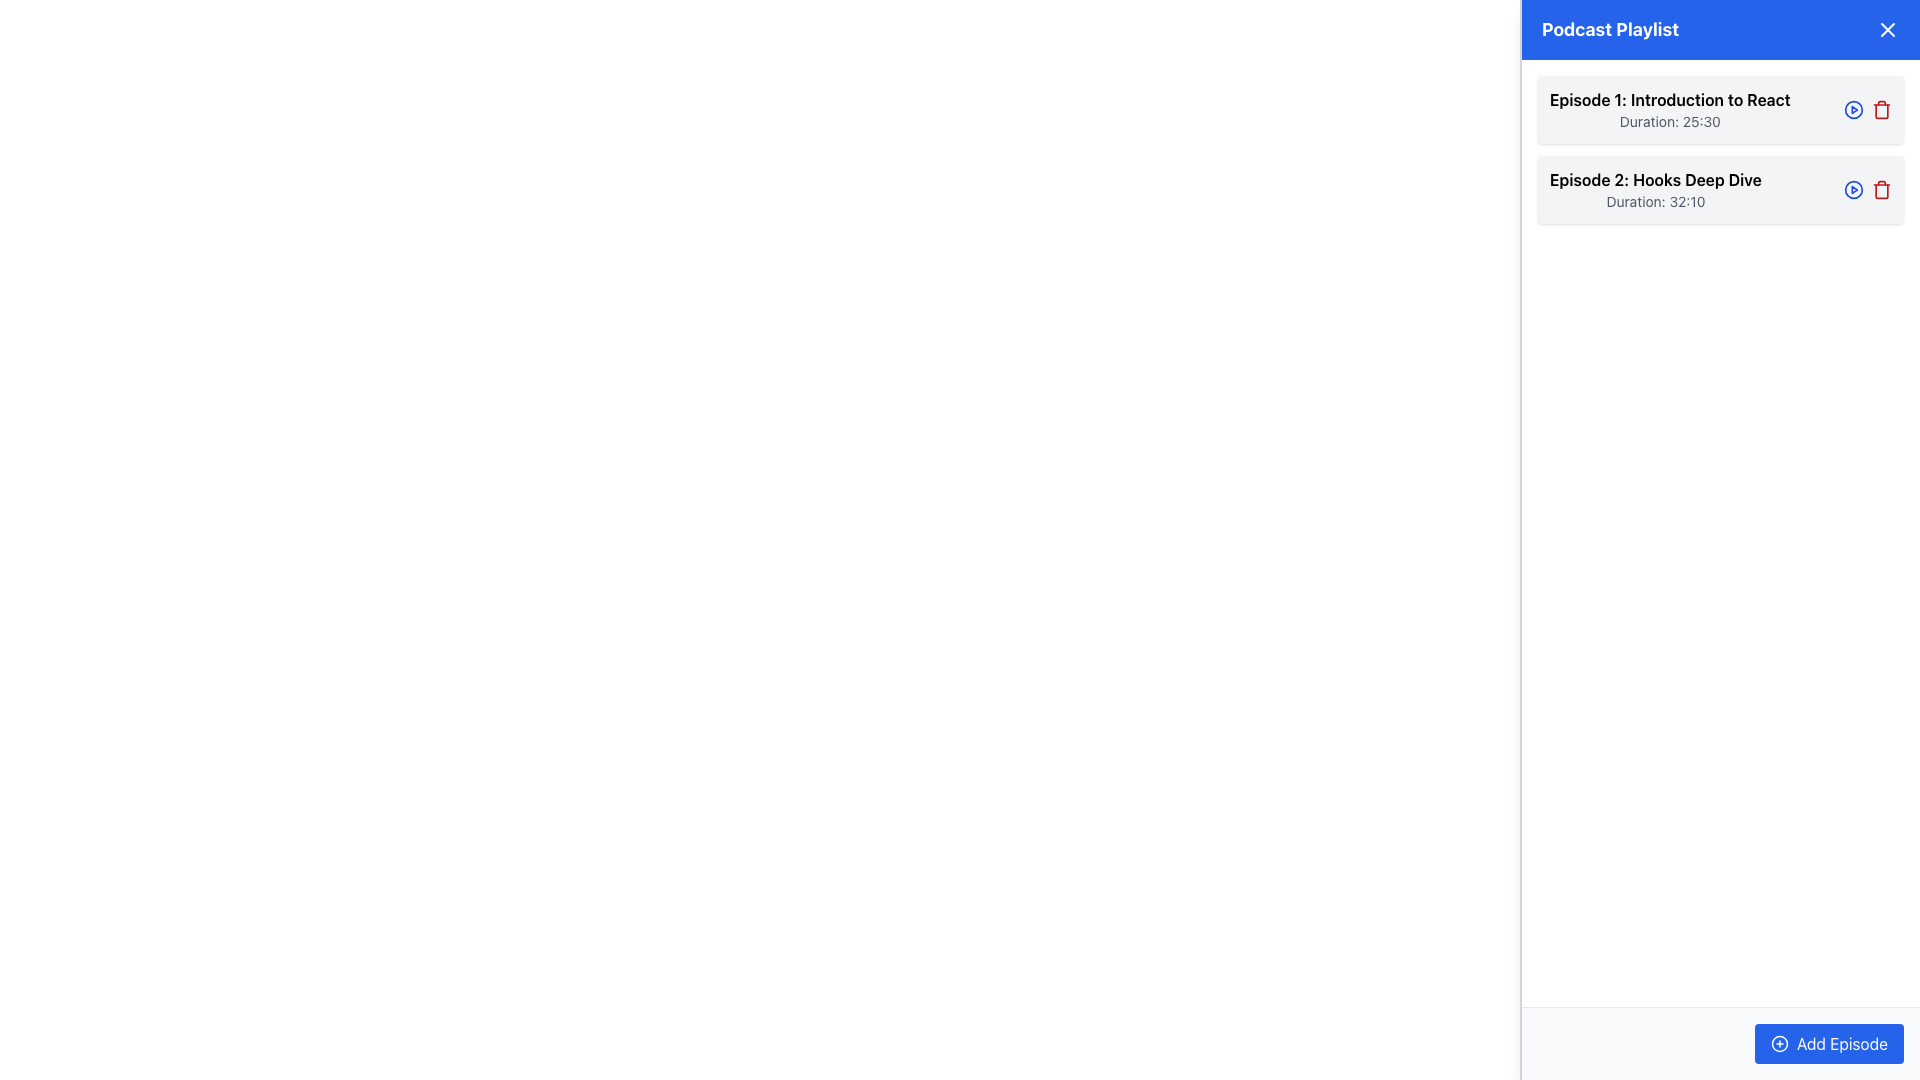  I want to click on the button located in the bottom-right corner of the toolbar, so click(1829, 1043).